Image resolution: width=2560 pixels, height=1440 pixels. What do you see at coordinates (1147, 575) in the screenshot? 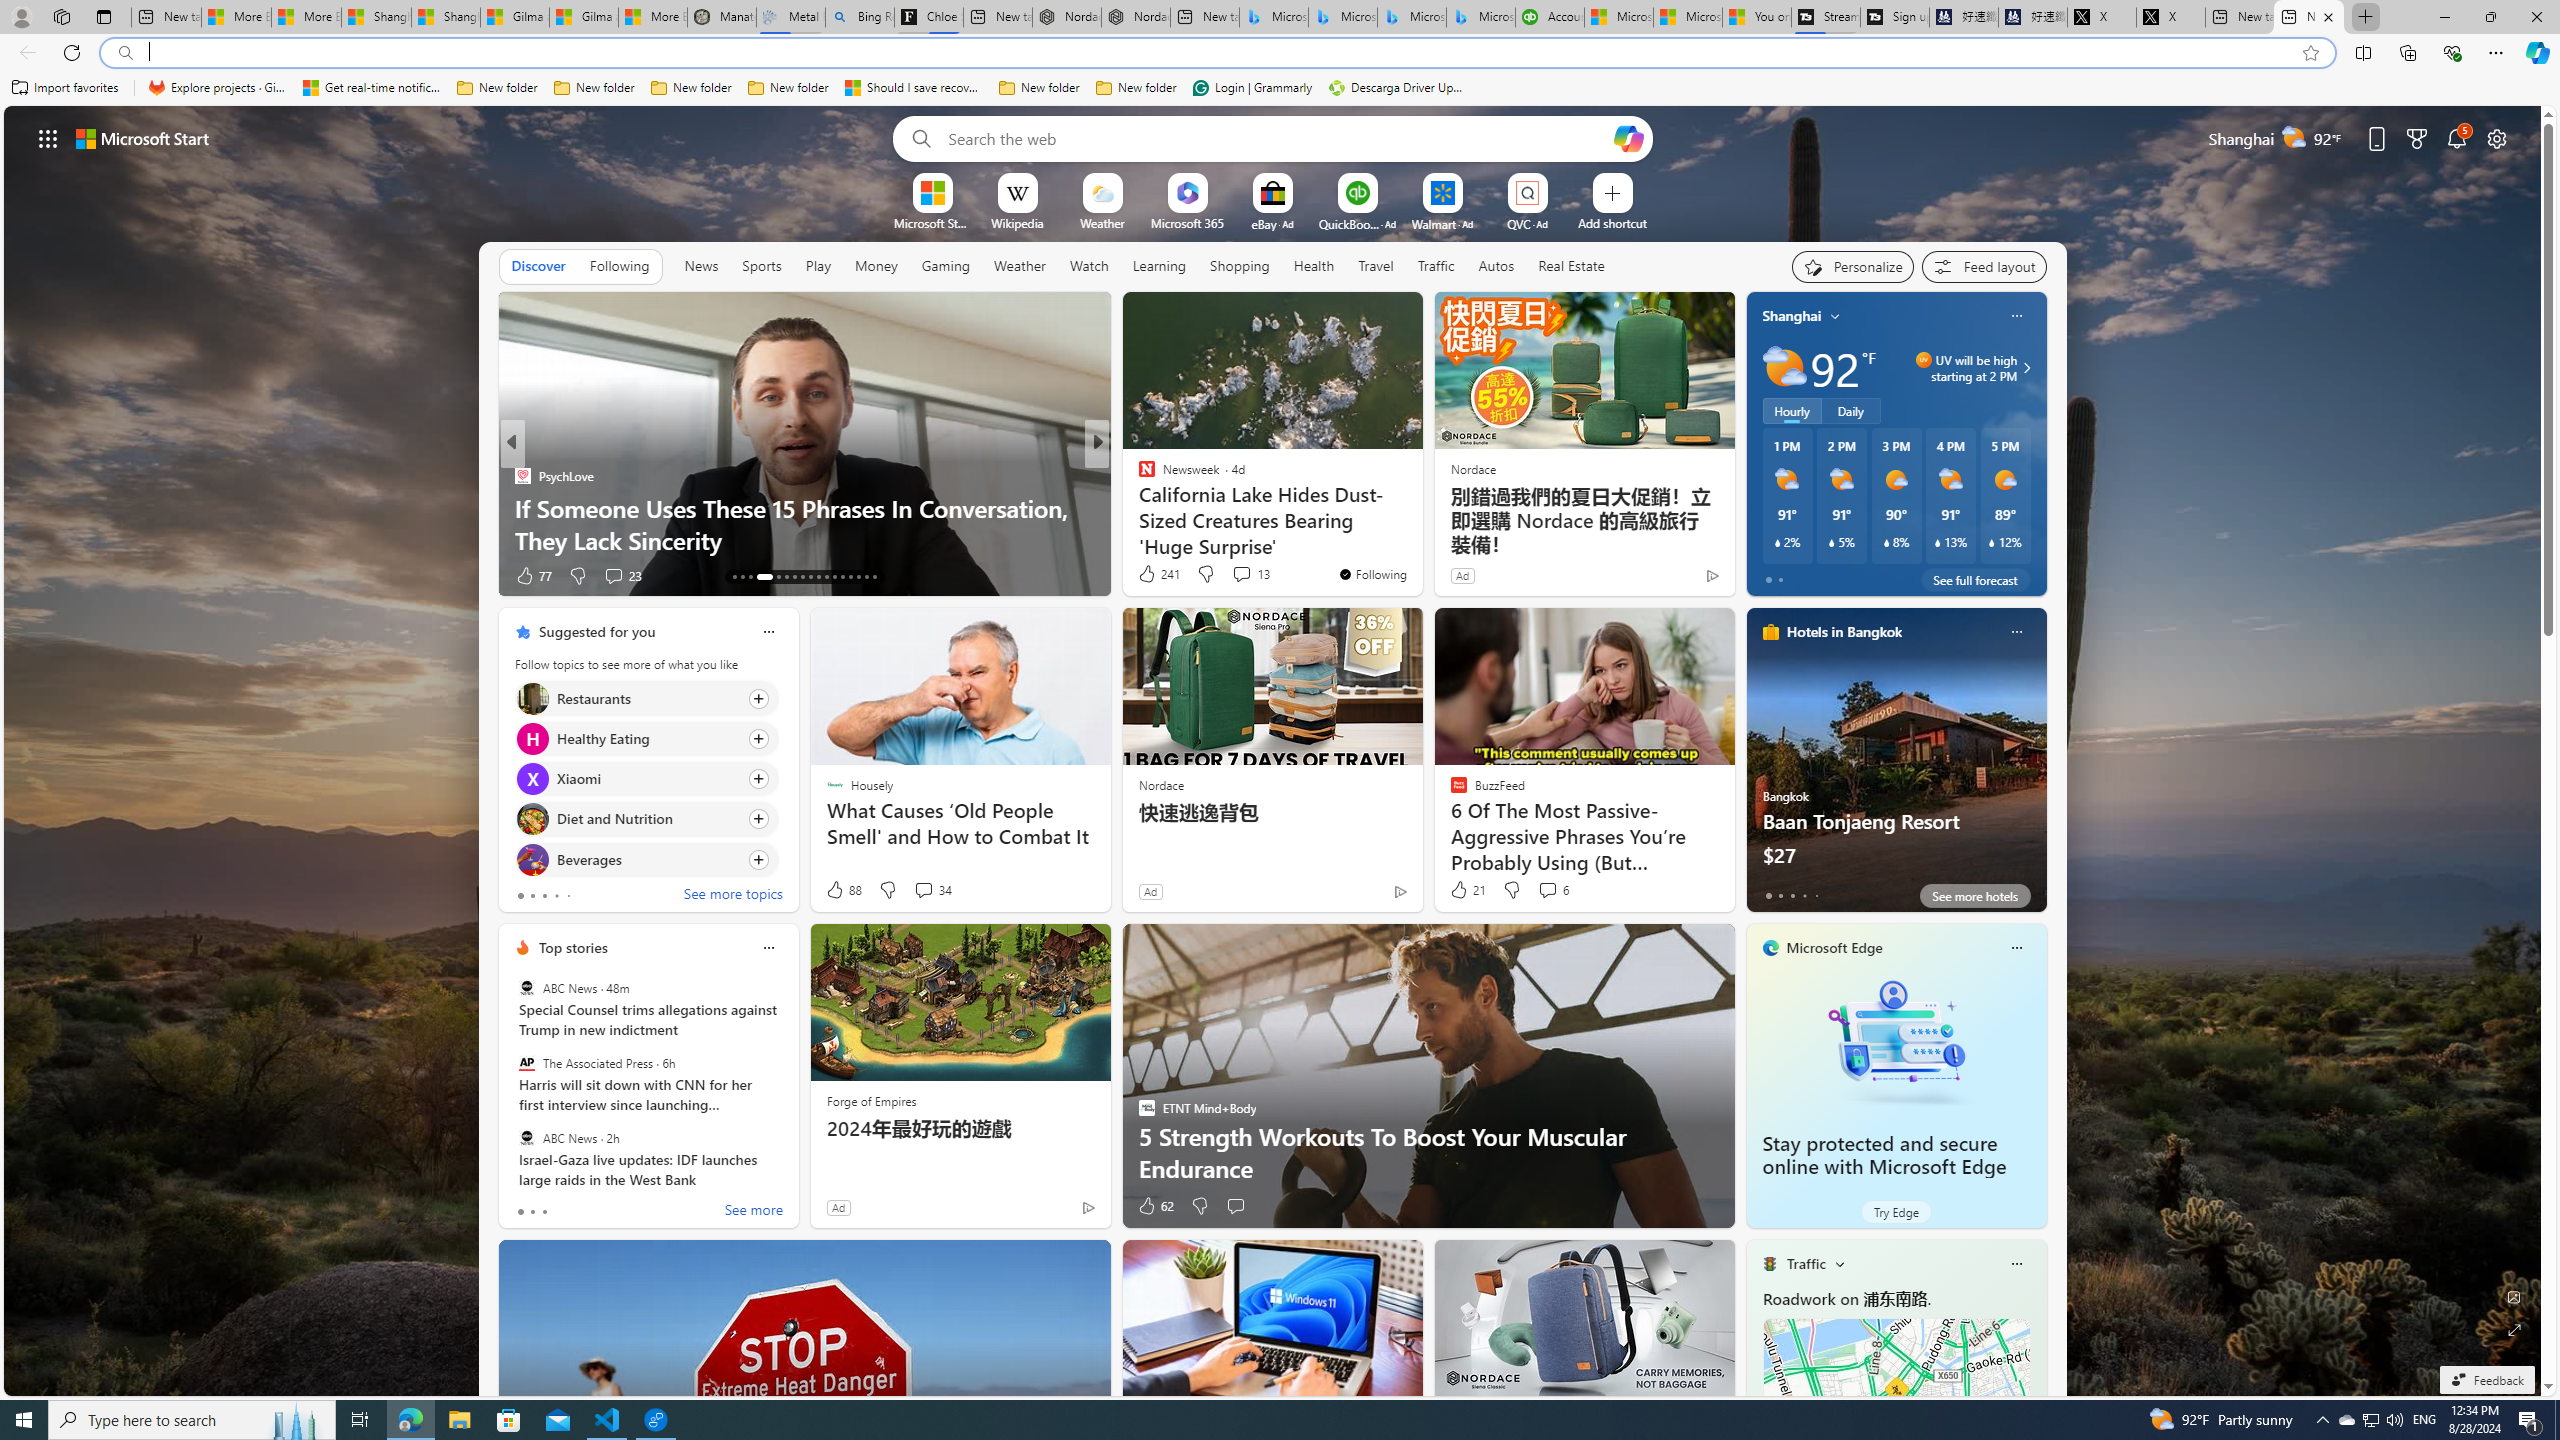
I see `'15 Like'` at bounding box center [1147, 575].